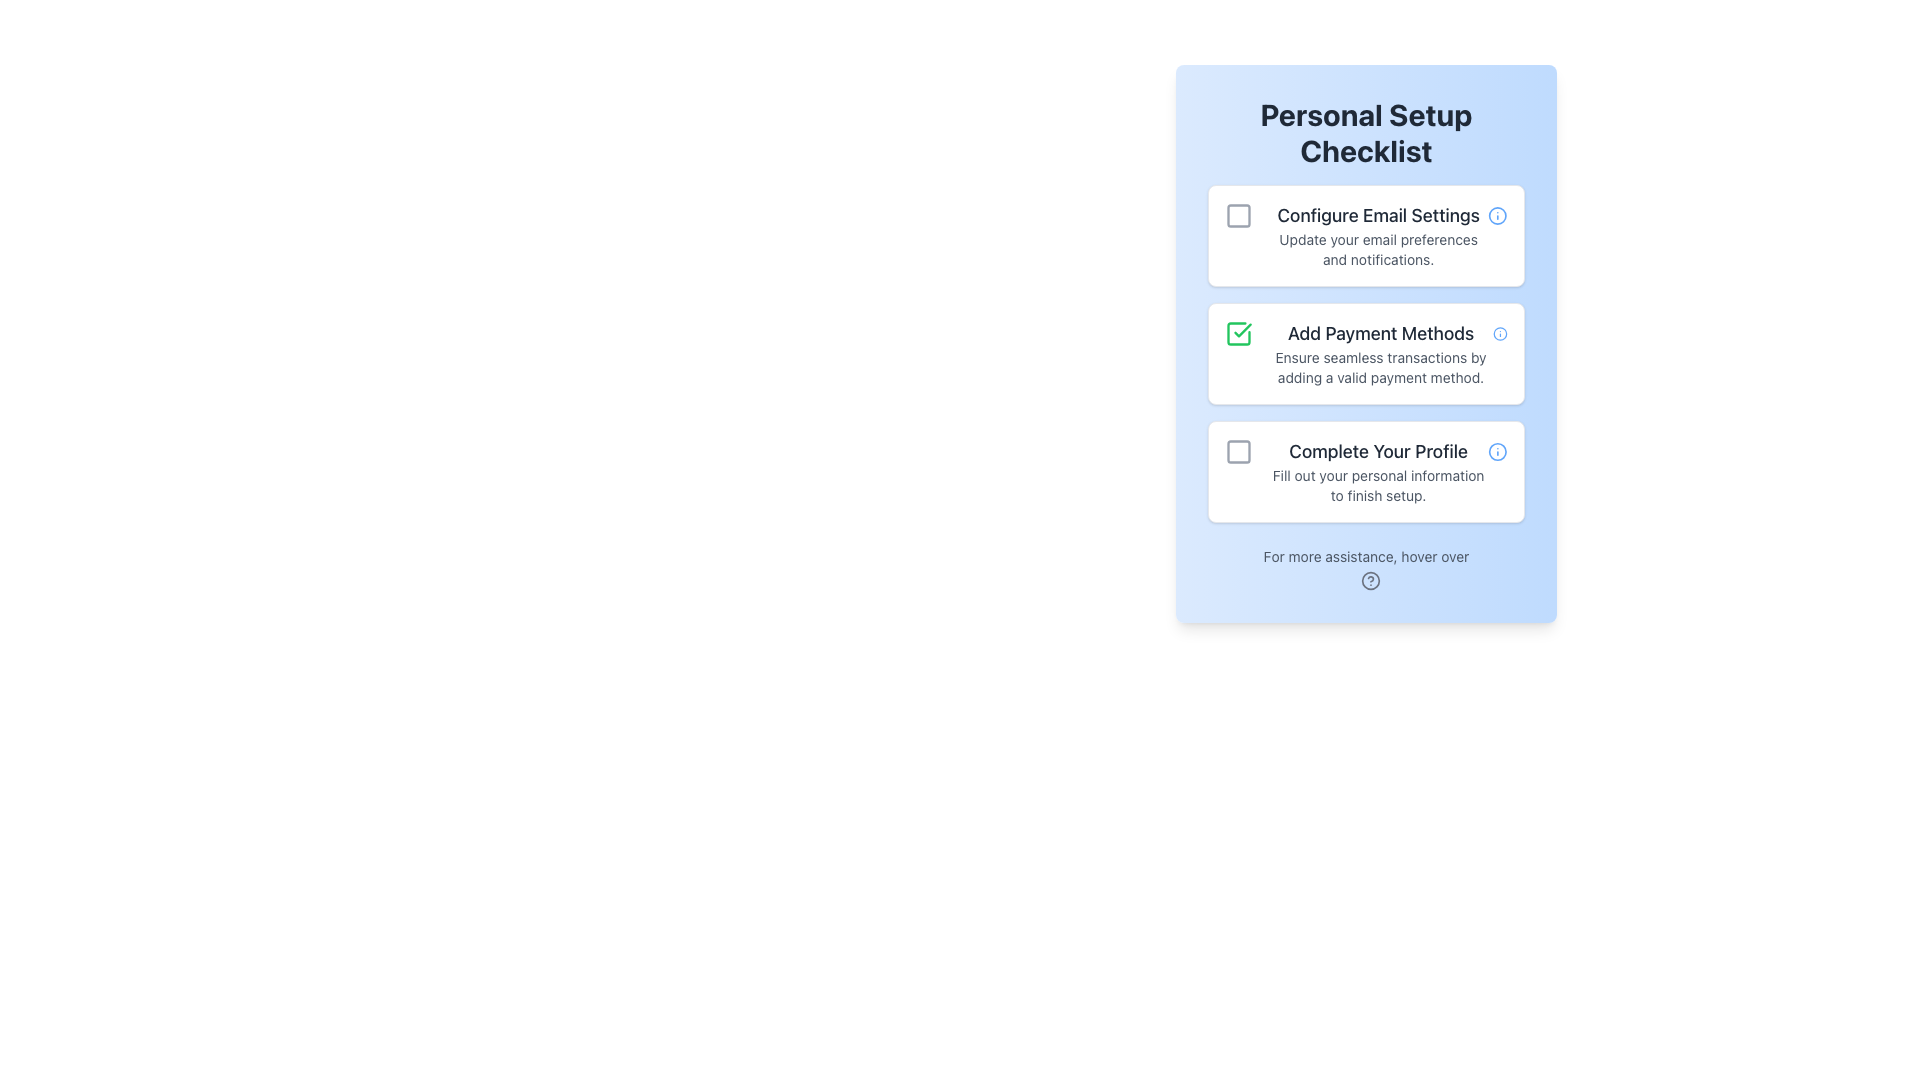 The width and height of the screenshot is (1920, 1080). Describe the element at coordinates (1377, 249) in the screenshot. I see `the text label that says 'Update your email preferences and notifications.', which is located directly beneath the 'Configure Email Settings' title` at that location.